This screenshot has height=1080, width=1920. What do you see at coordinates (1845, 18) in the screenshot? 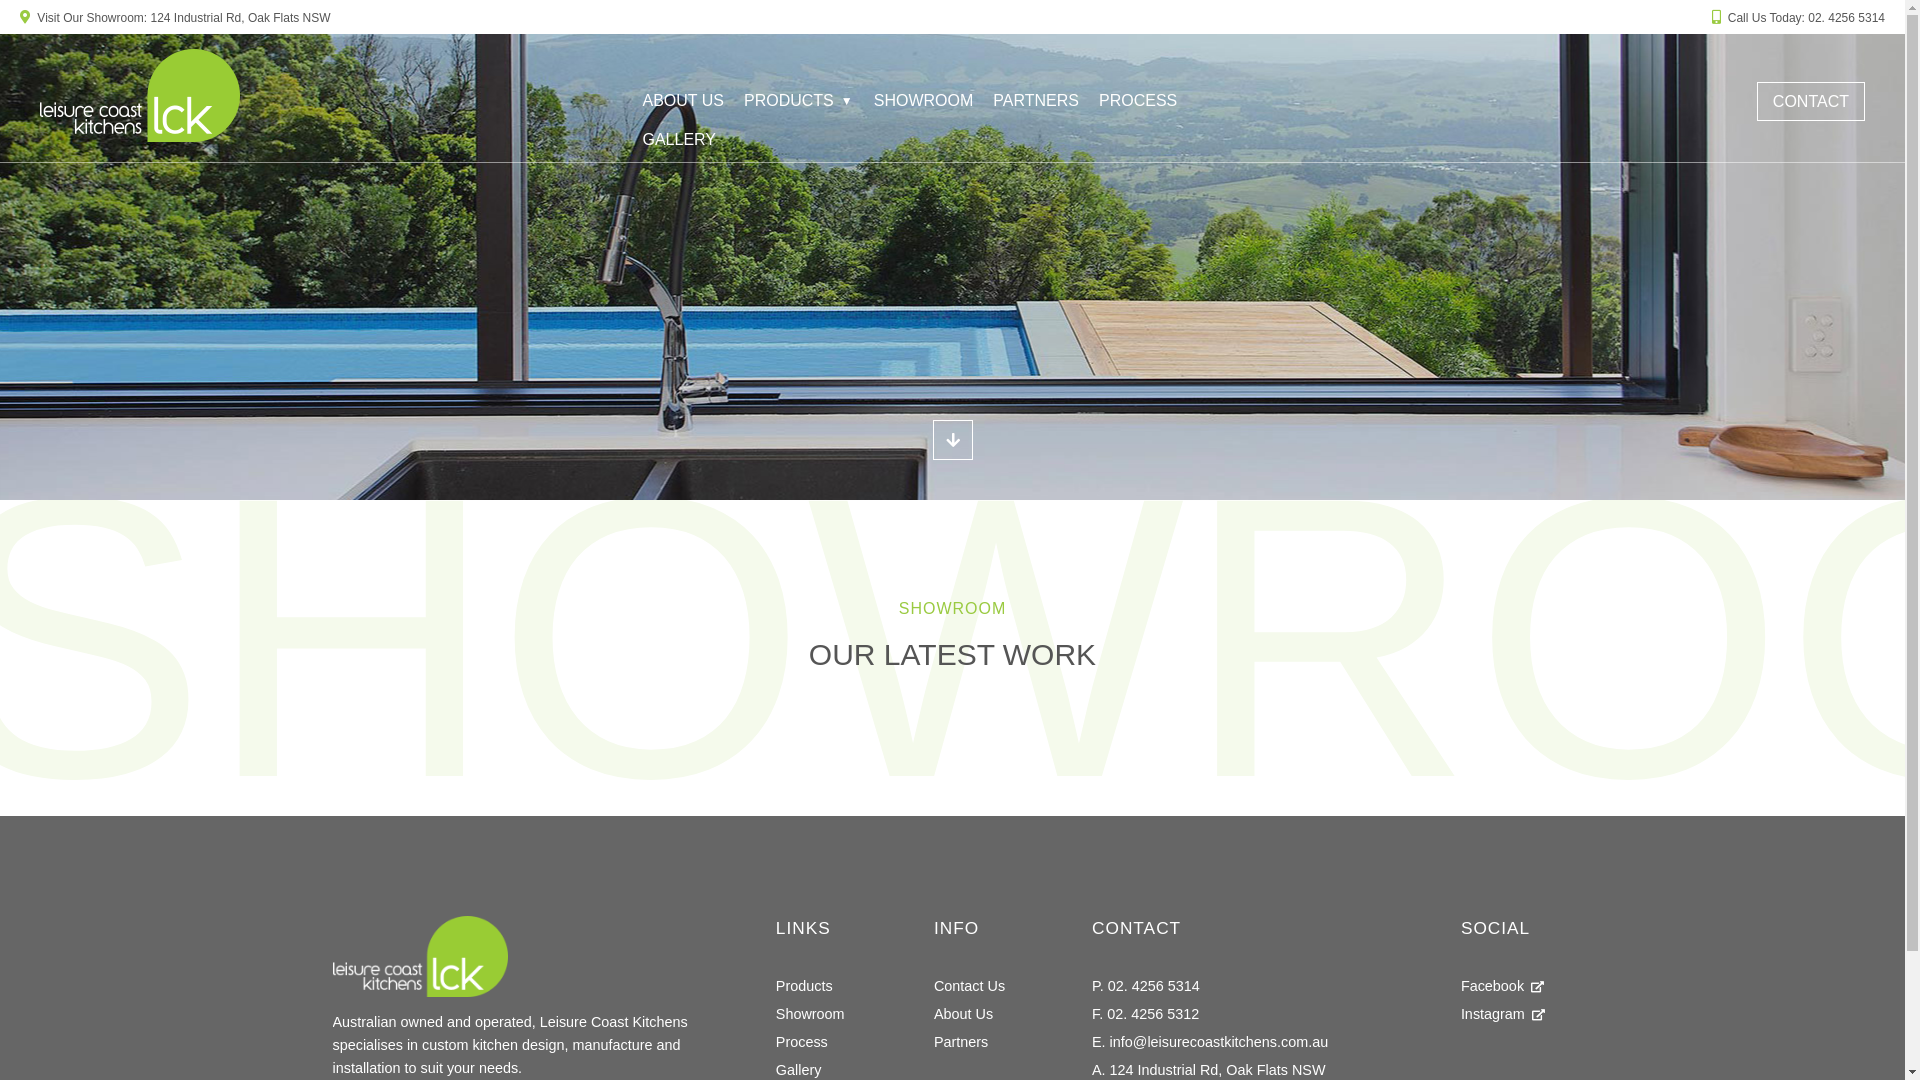
I see `'02. 4256 5314'` at bounding box center [1845, 18].